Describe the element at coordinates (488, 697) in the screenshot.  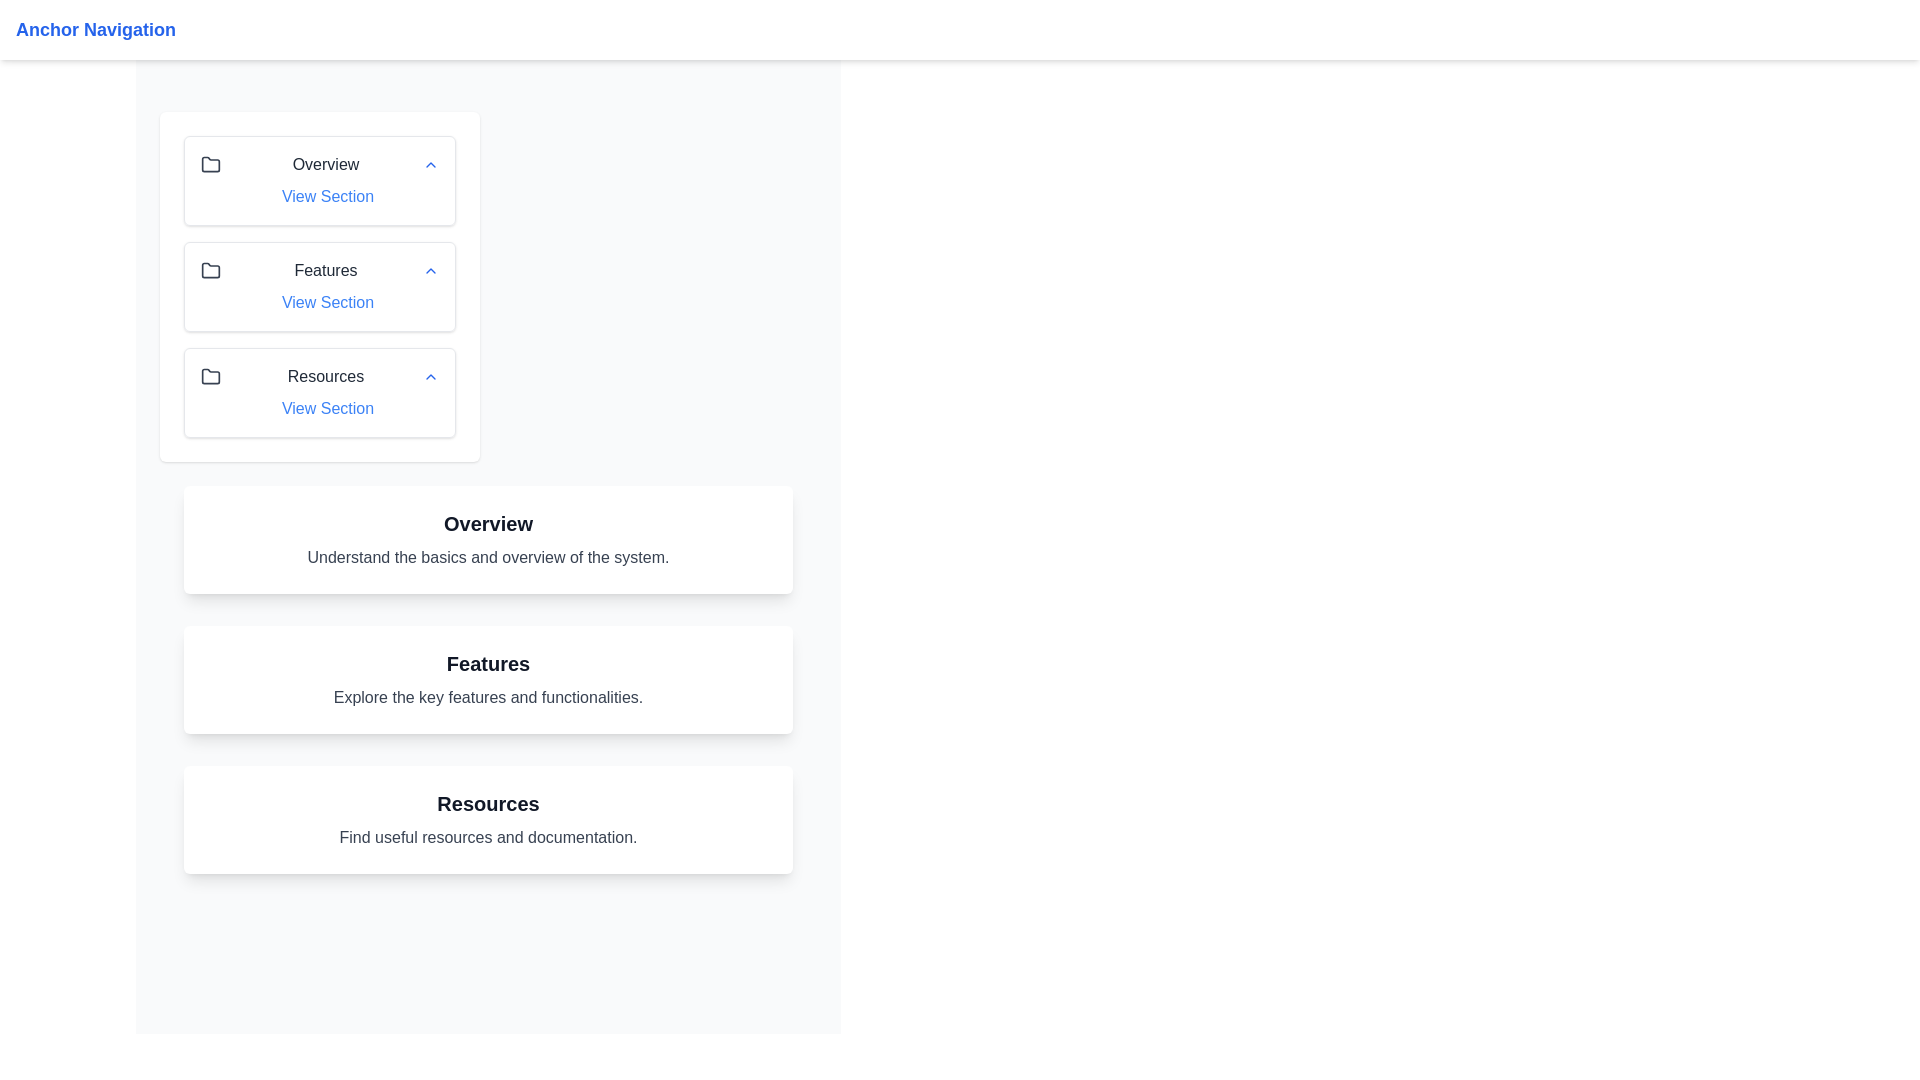
I see `the descriptive text label located just below the 'Features' title, which provides an overview of the section` at that location.